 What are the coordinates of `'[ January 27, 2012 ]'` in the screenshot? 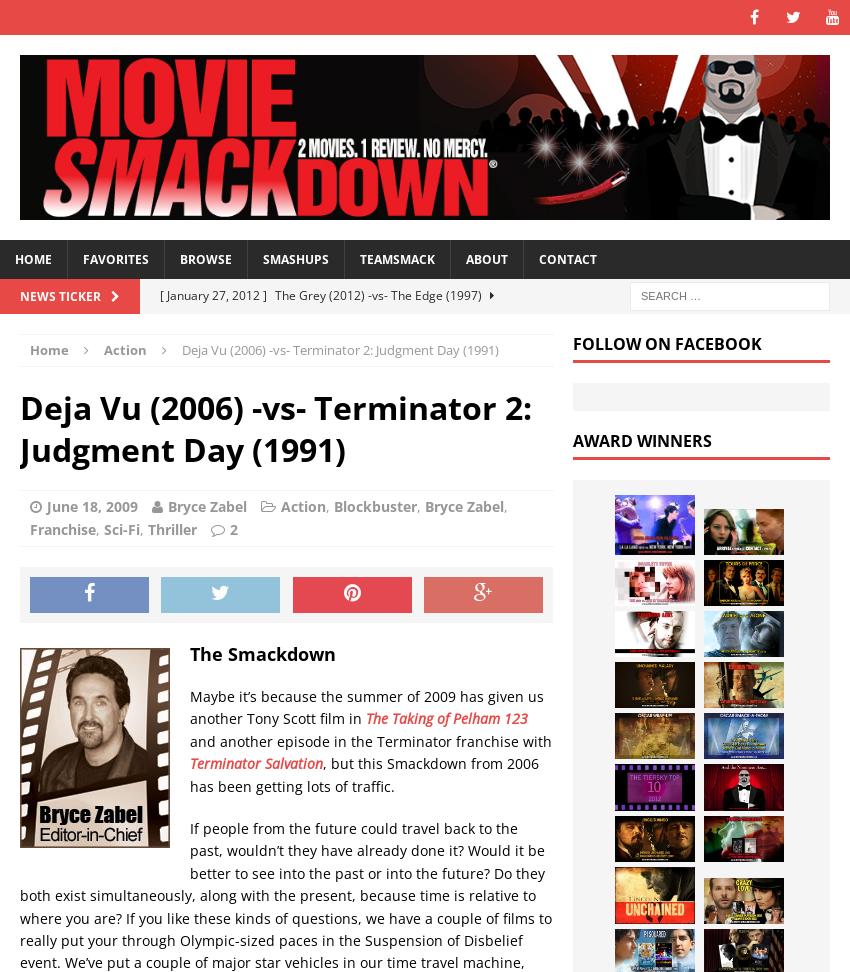 It's located at (214, 295).